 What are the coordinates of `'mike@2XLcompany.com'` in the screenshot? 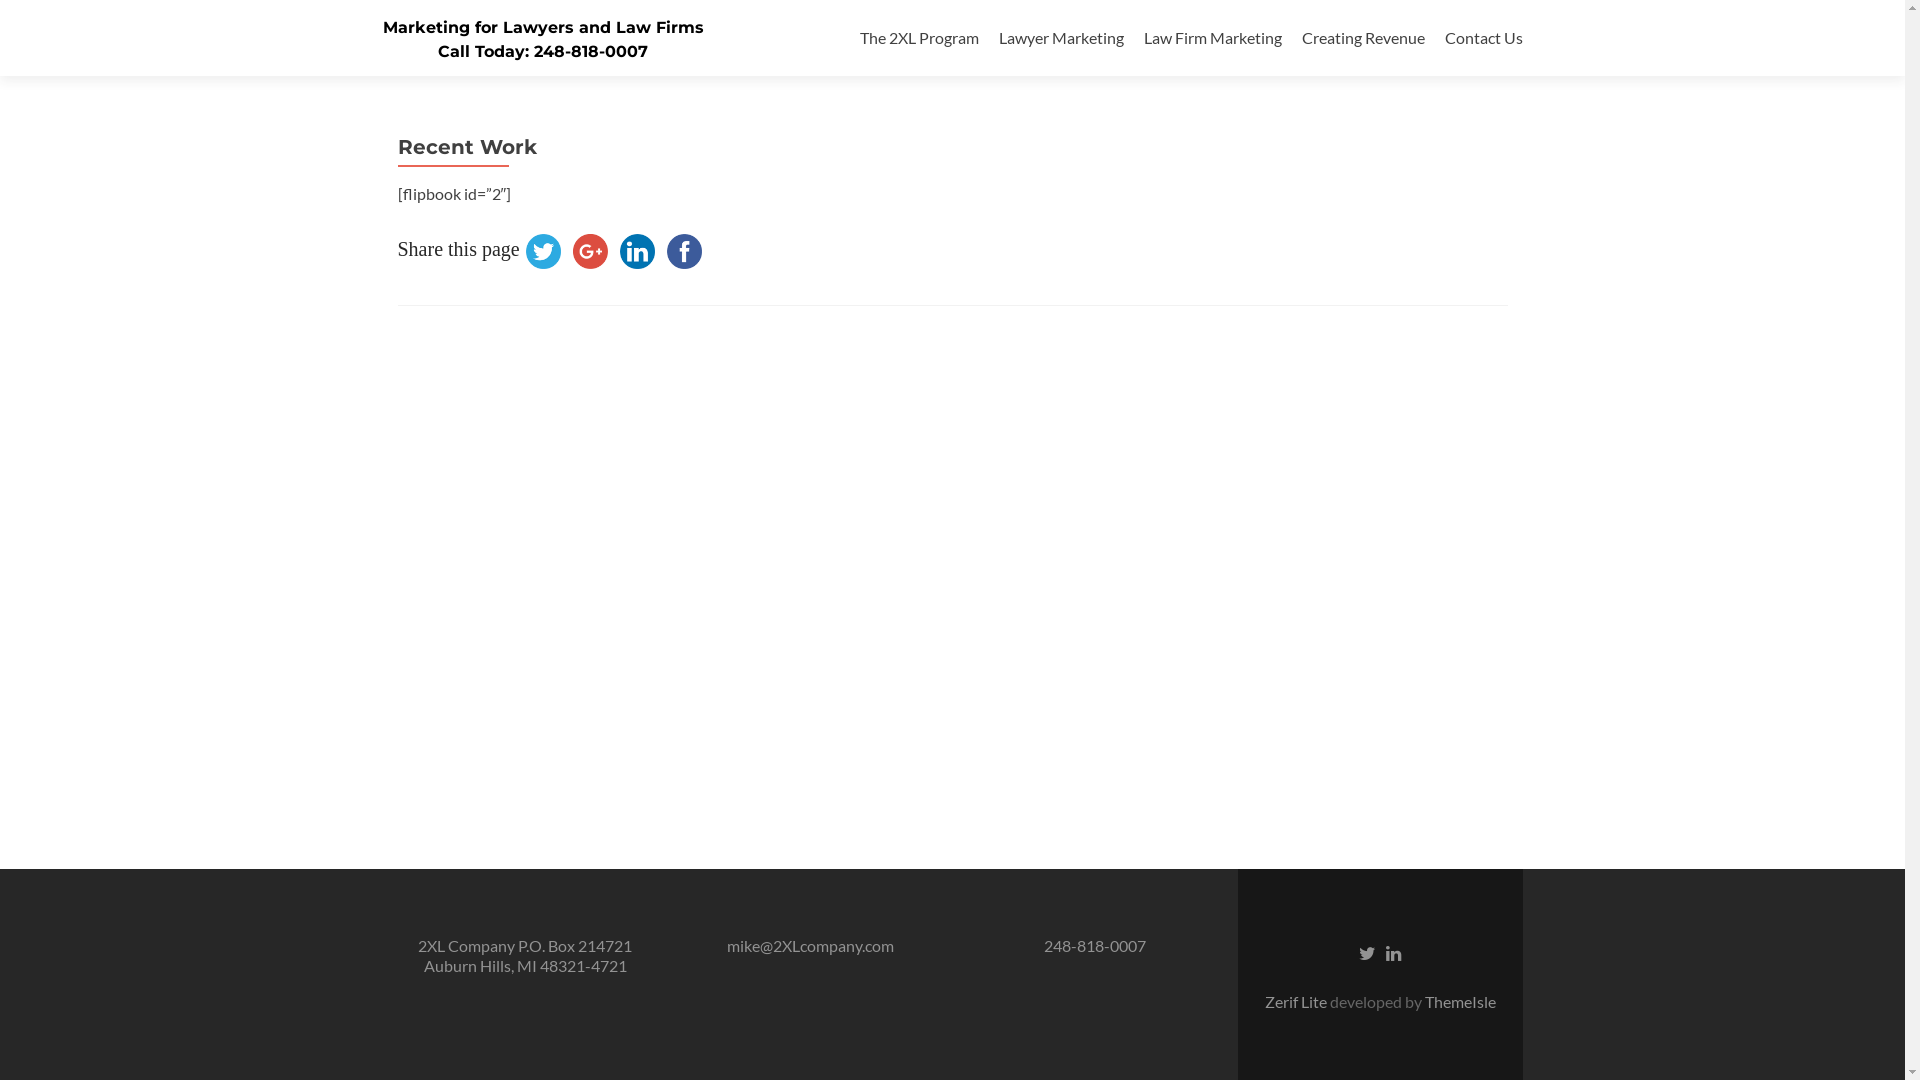 It's located at (809, 945).